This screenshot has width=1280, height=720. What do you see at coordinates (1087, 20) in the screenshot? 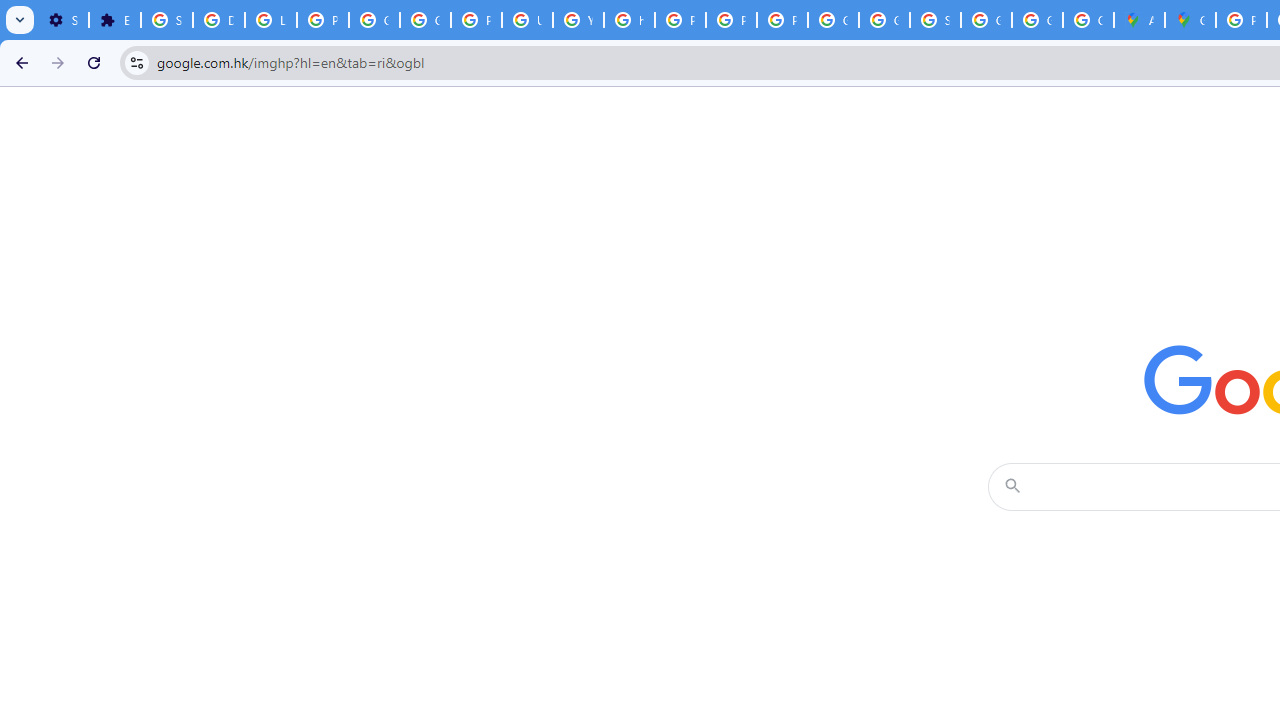
I see `'Create your Google Account'` at bounding box center [1087, 20].